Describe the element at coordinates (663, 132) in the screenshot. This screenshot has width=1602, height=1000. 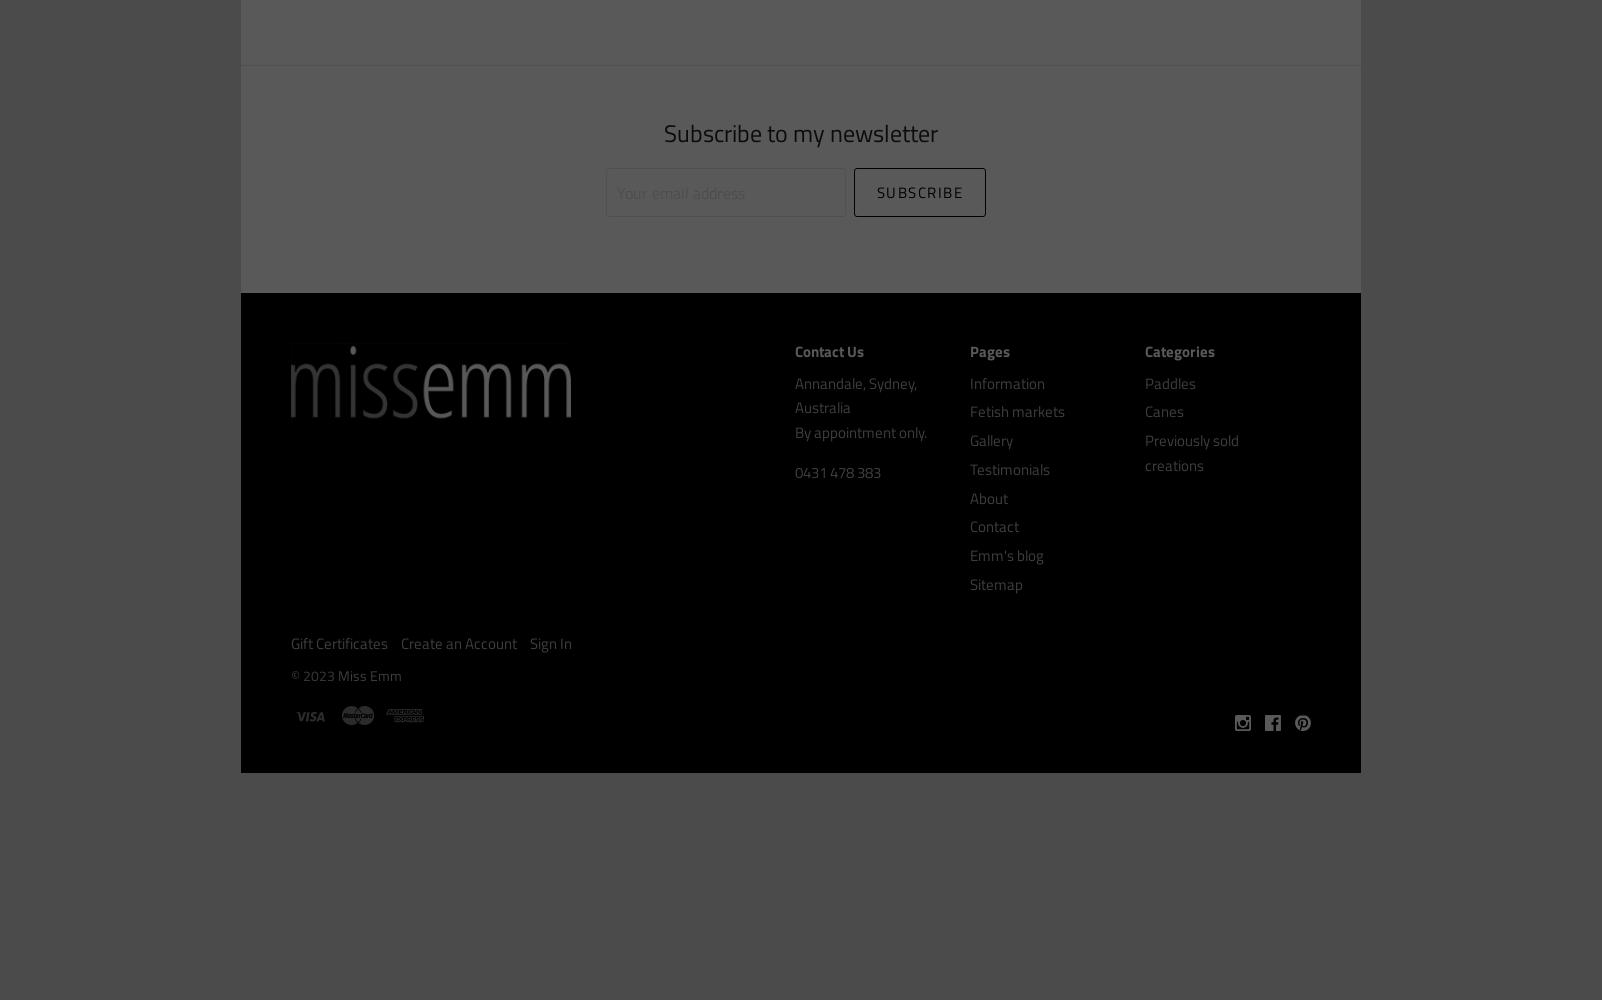
I see `'Subscribe to my newsletter'` at that location.